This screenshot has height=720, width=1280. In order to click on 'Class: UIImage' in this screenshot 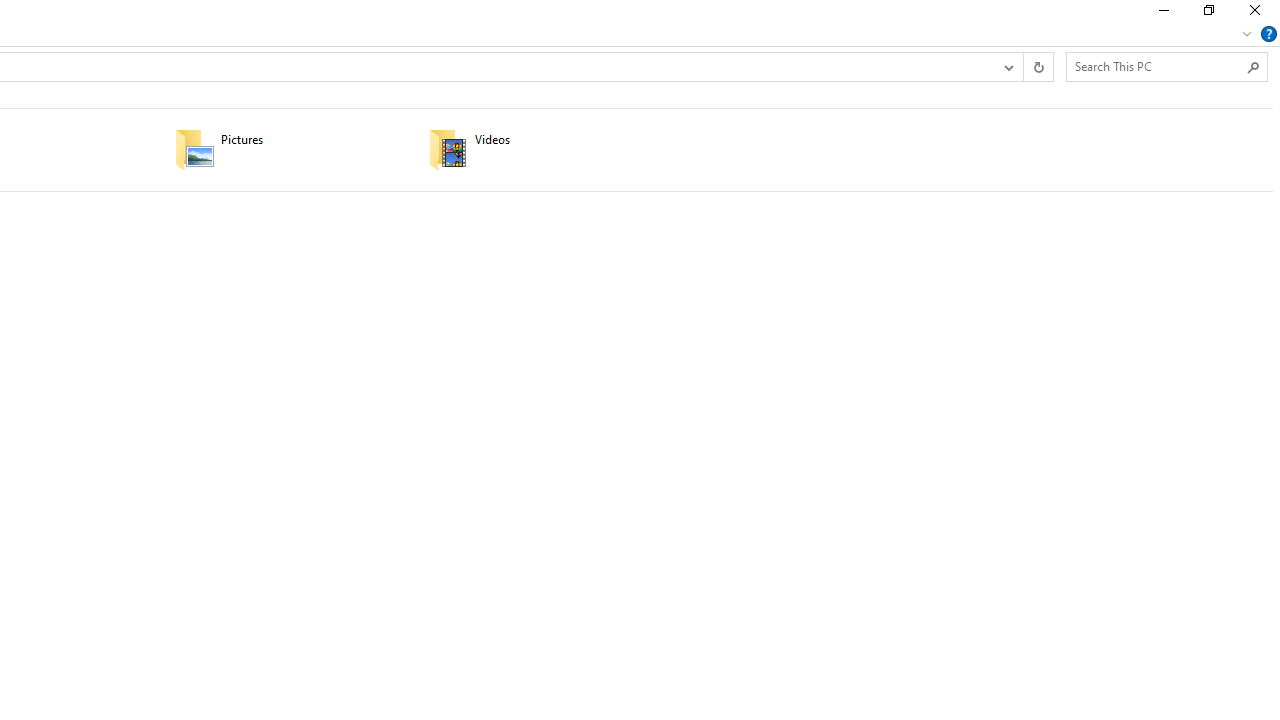, I will do `click(447, 148)`.